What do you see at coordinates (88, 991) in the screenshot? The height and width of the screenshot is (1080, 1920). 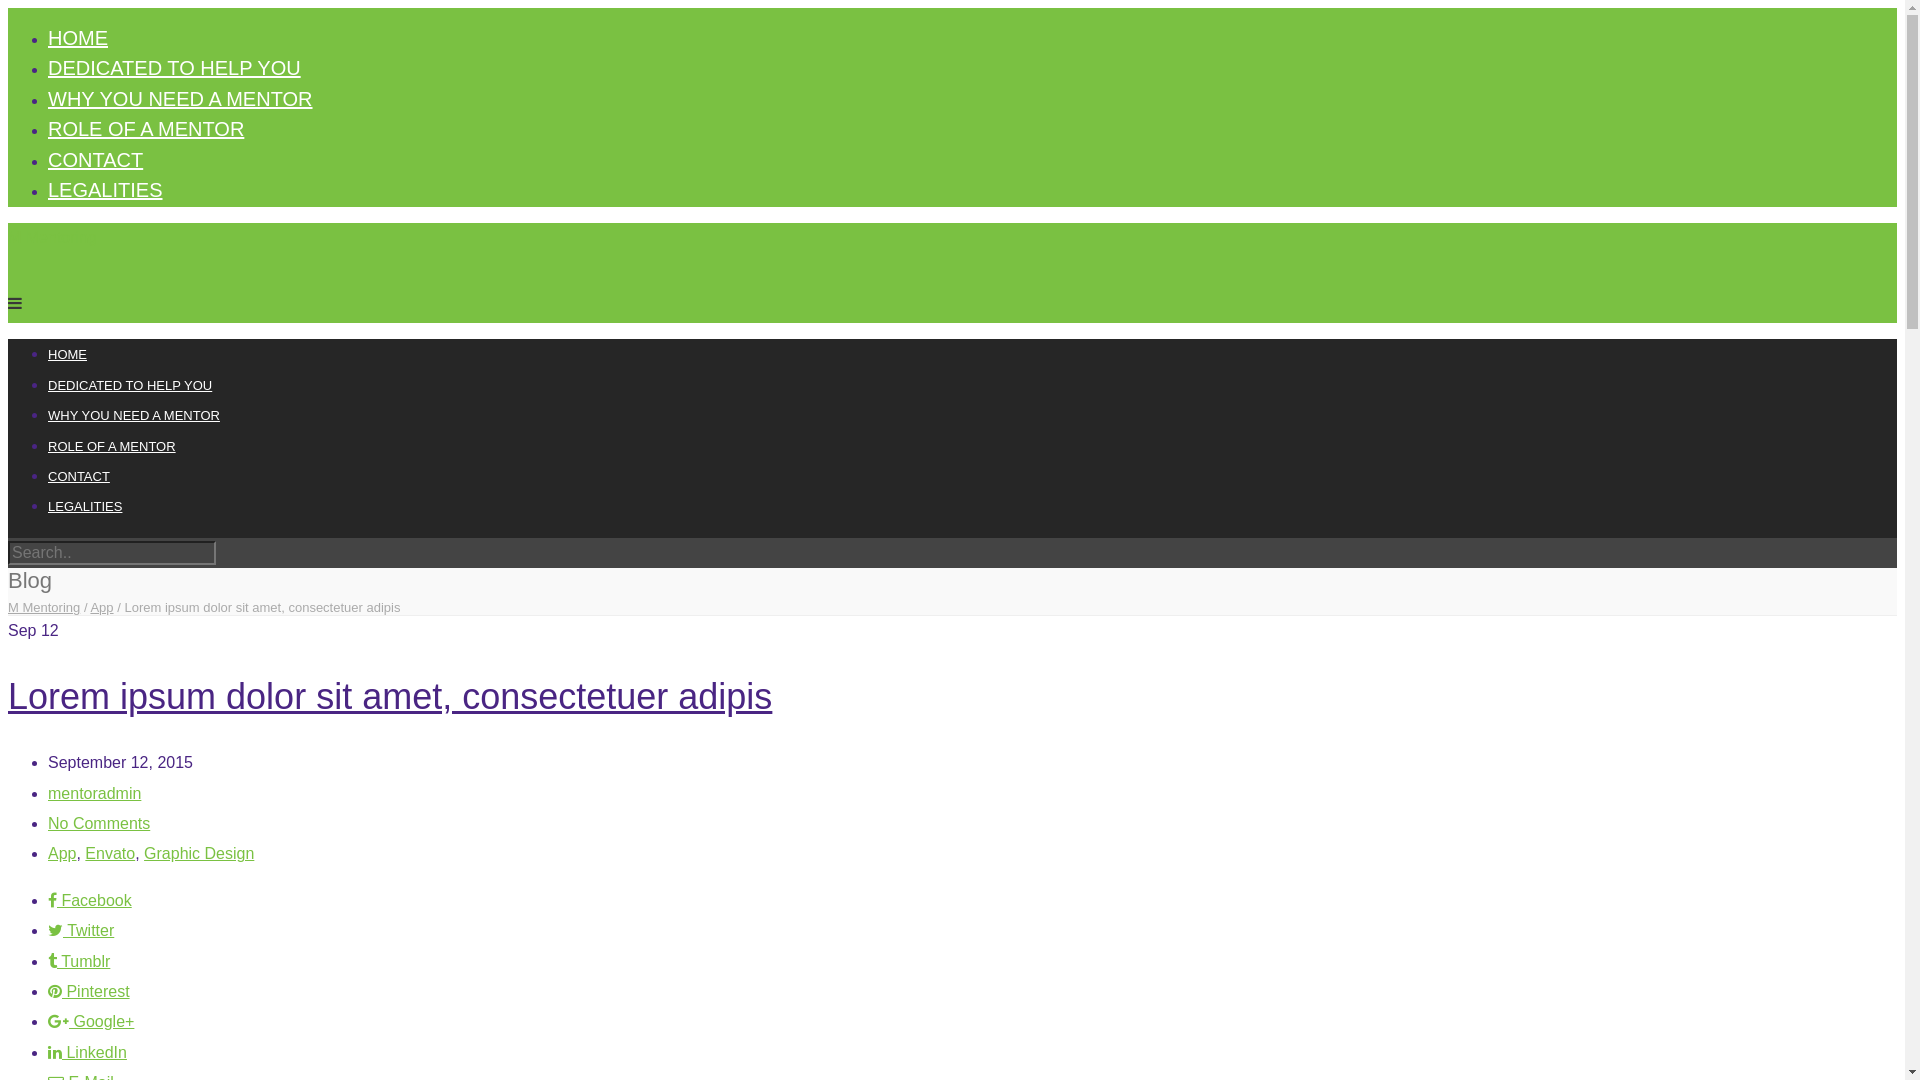 I see `'Pinterest'` at bounding box center [88, 991].